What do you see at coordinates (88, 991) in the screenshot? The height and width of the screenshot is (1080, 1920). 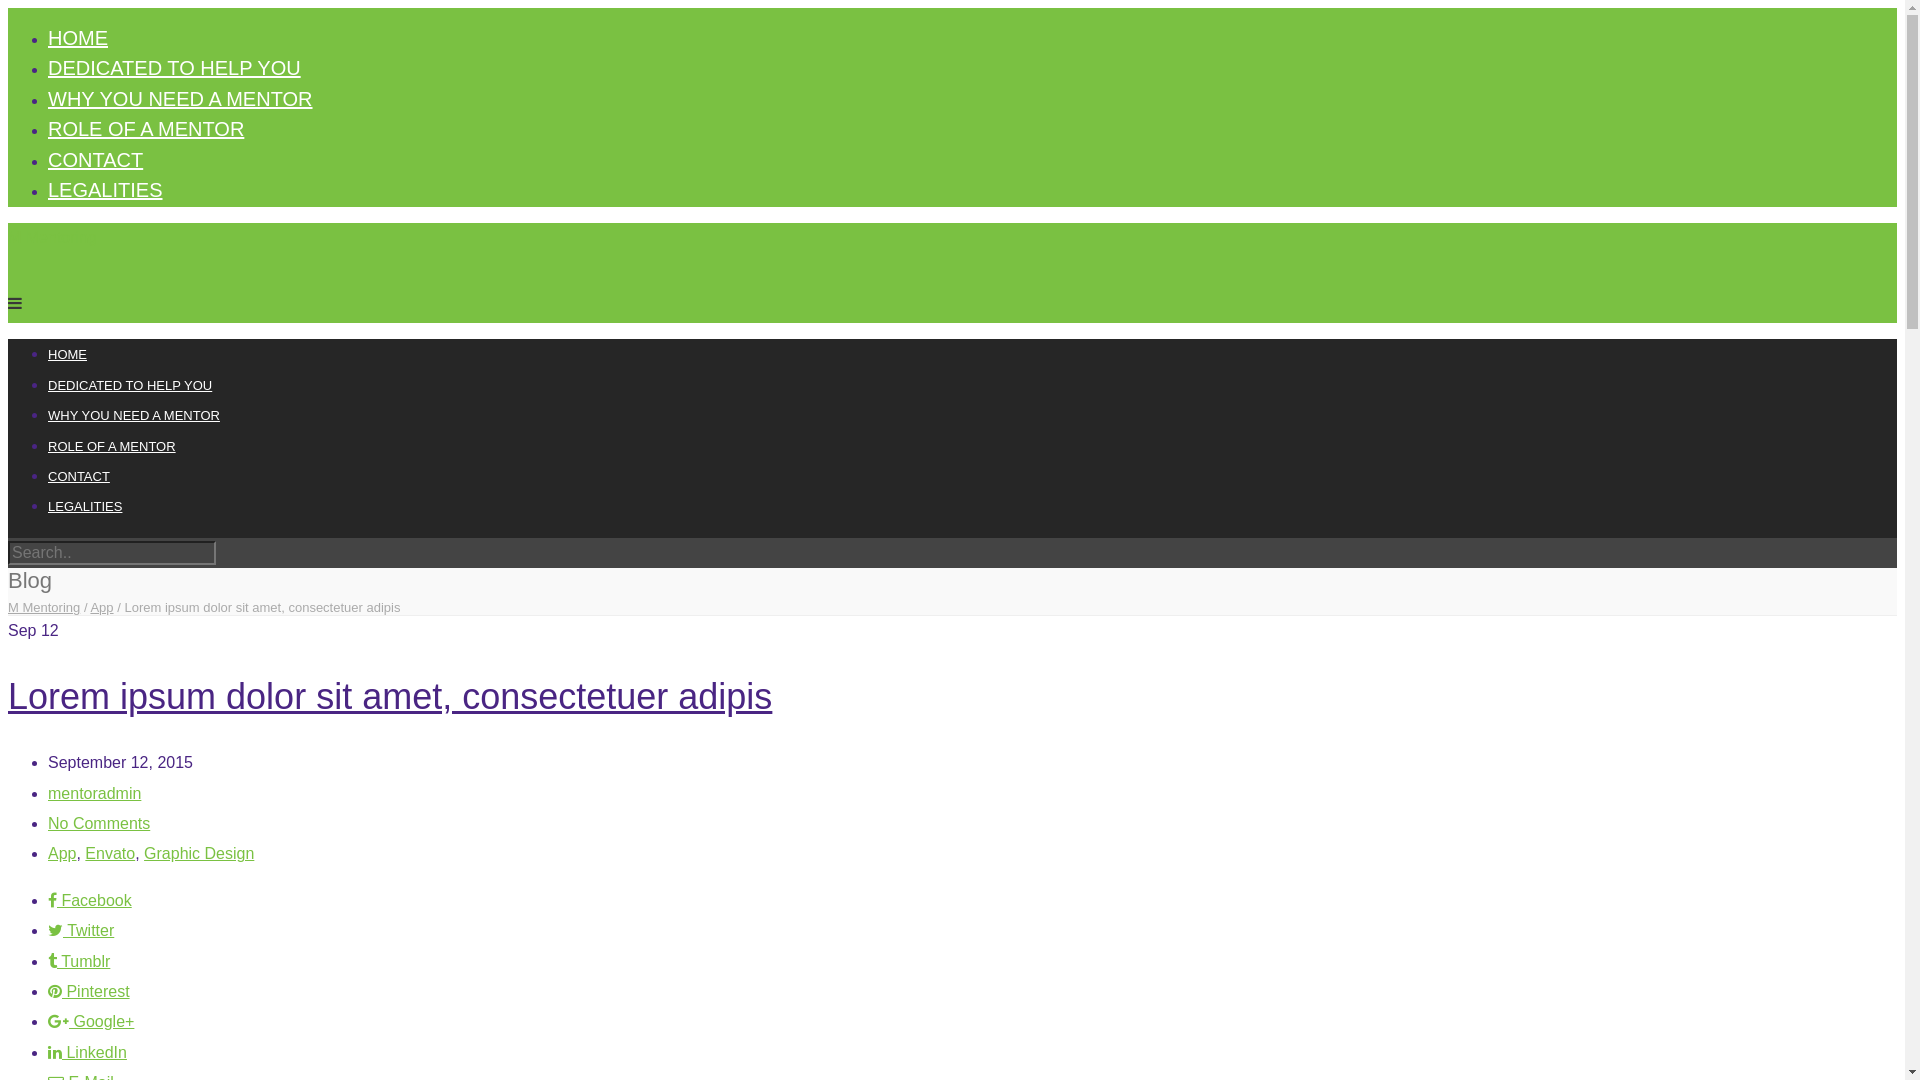 I see `'Pinterest'` at bounding box center [88, 991].